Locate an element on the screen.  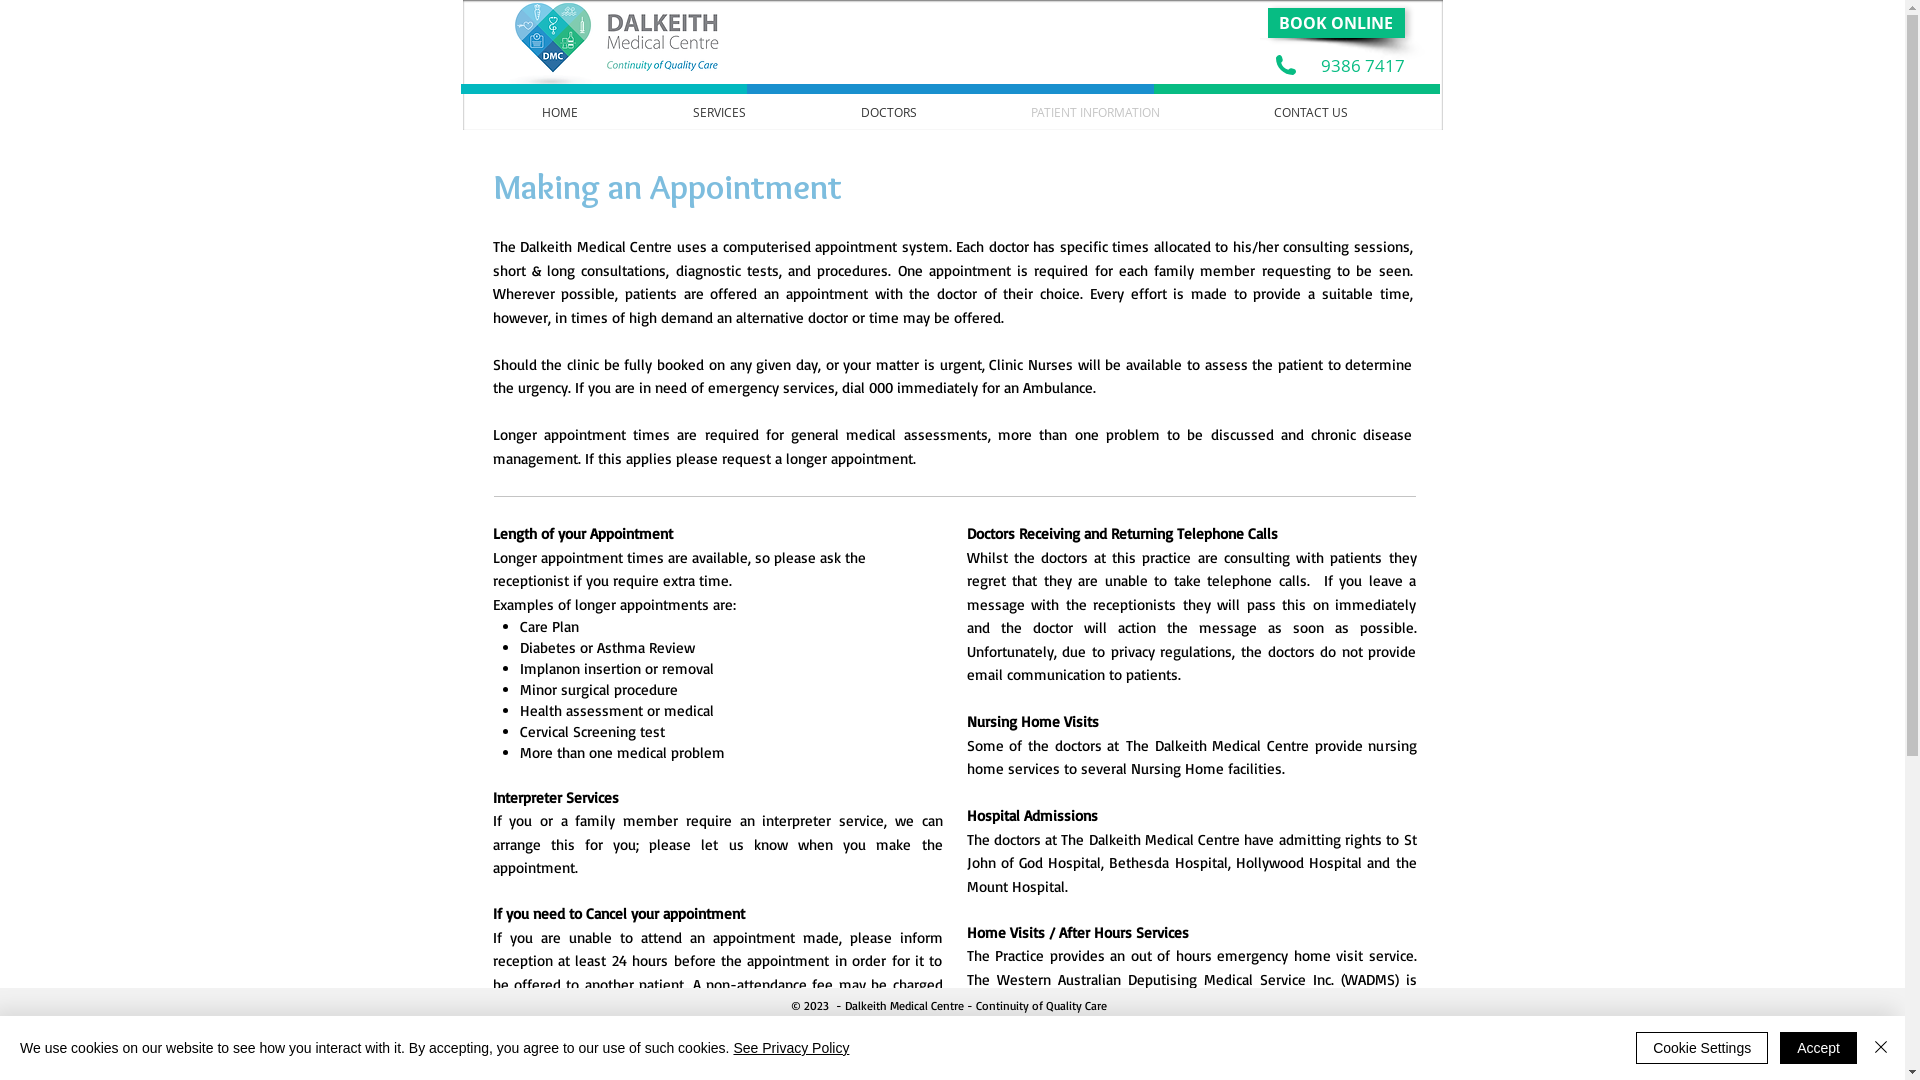
'9386 7417' is located at coordinates (1320, 64).